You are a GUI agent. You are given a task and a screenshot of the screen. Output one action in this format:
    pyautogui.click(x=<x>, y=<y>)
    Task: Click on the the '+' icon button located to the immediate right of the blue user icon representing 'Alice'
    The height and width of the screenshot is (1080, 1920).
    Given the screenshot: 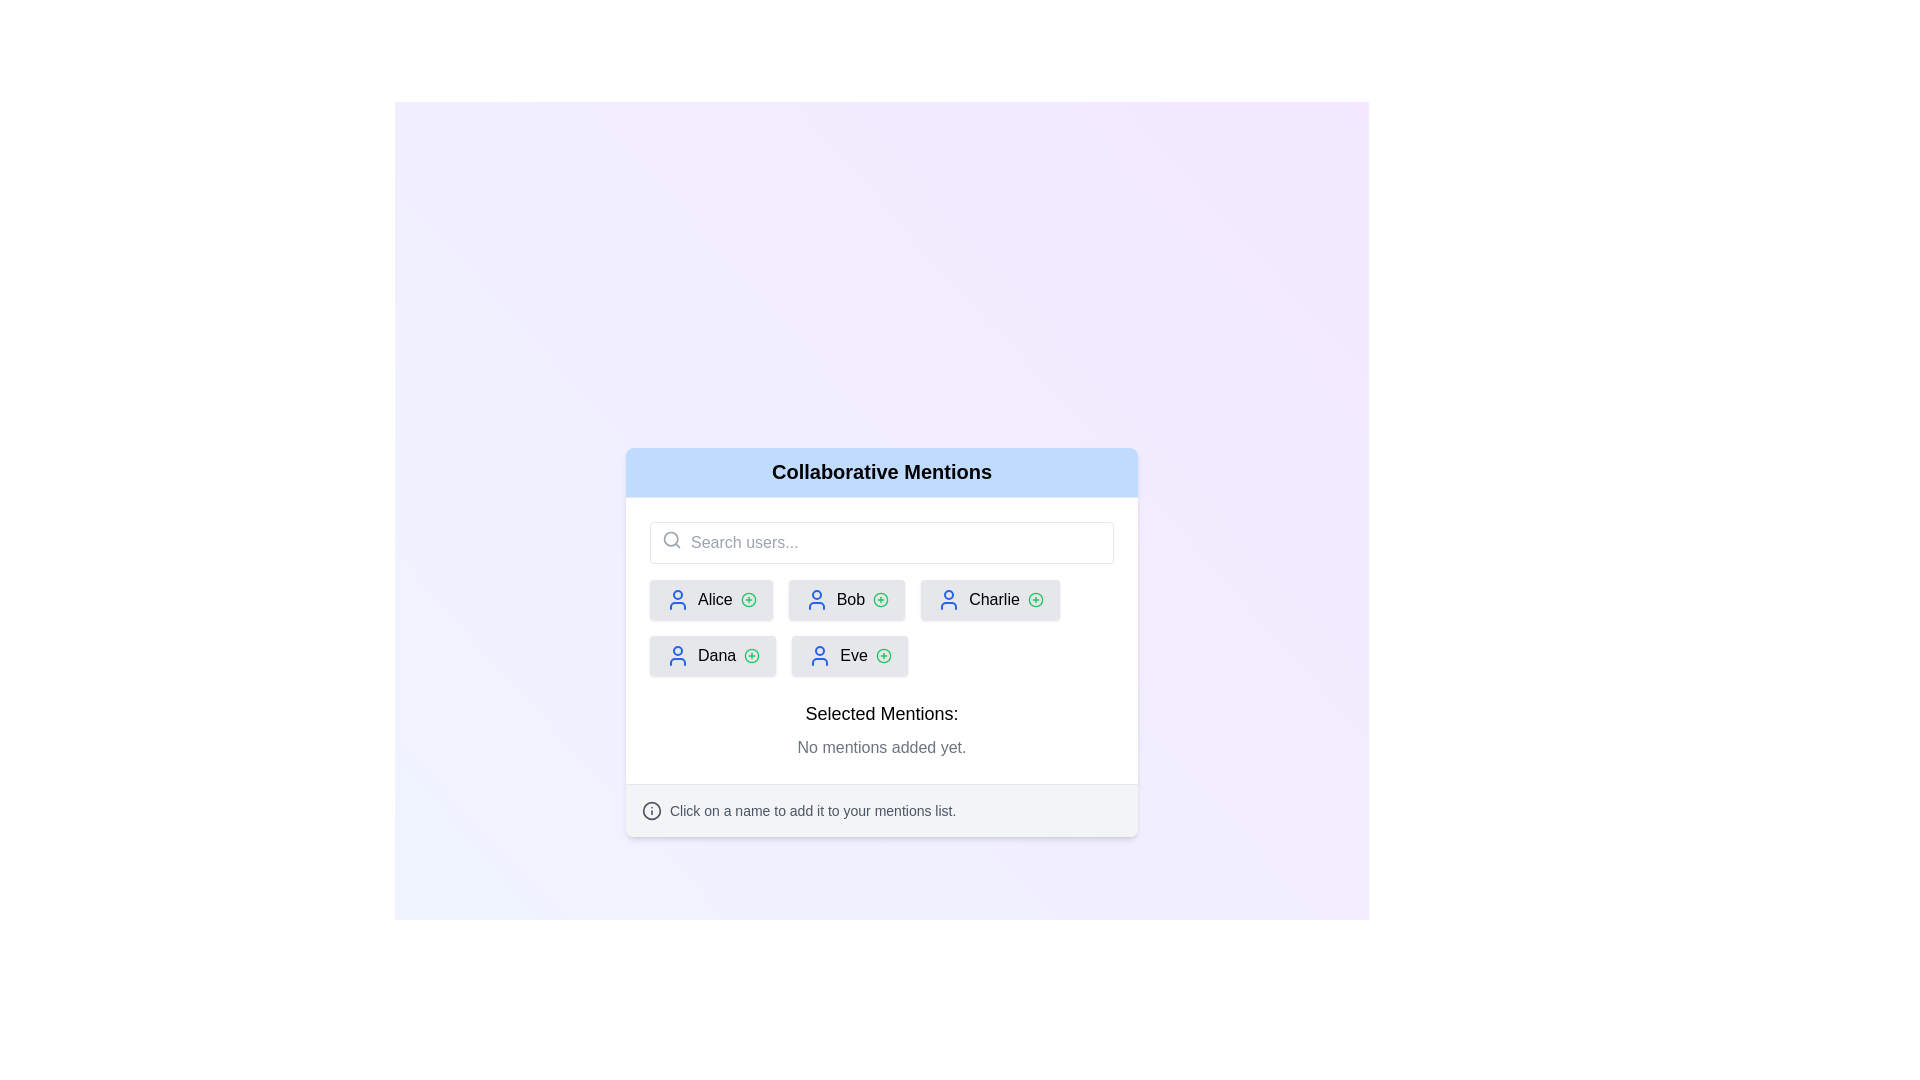 What is the action you would take?
    pyautogui.click(x=747, y=598)
    